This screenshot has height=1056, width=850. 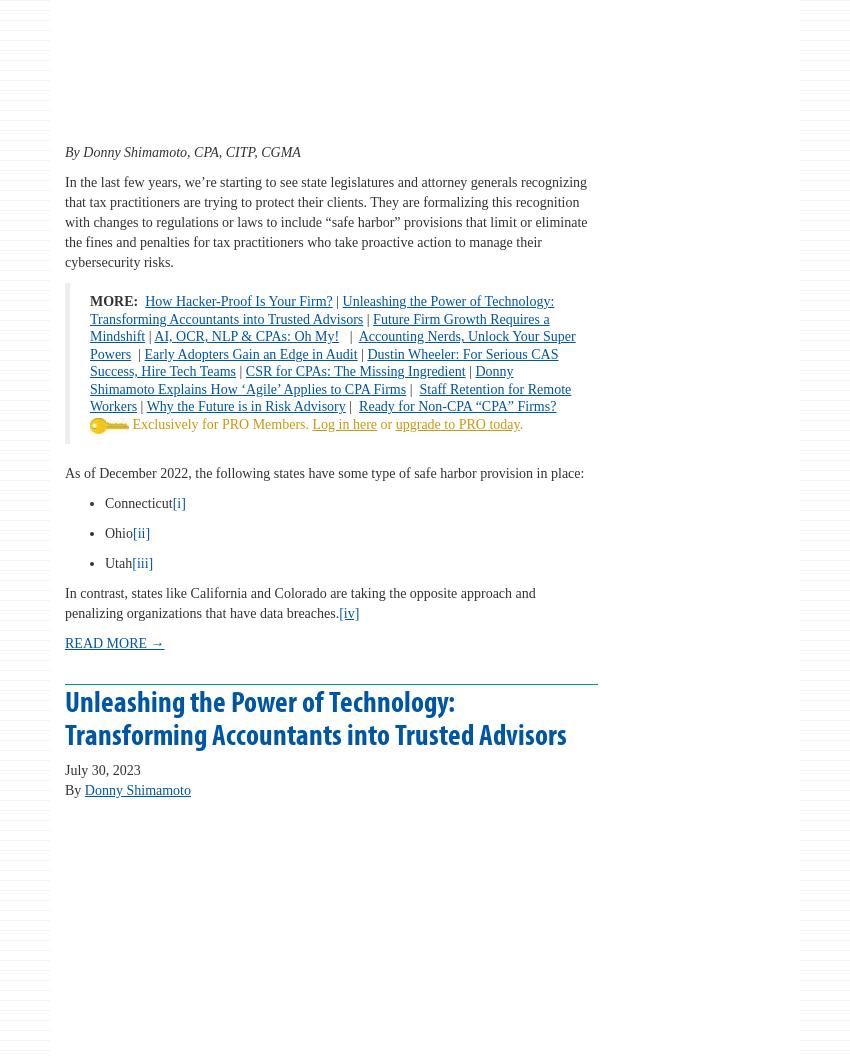 I want to click on 'Early Adopters Gain an Edge in Audit', so click(x=250, y=352).